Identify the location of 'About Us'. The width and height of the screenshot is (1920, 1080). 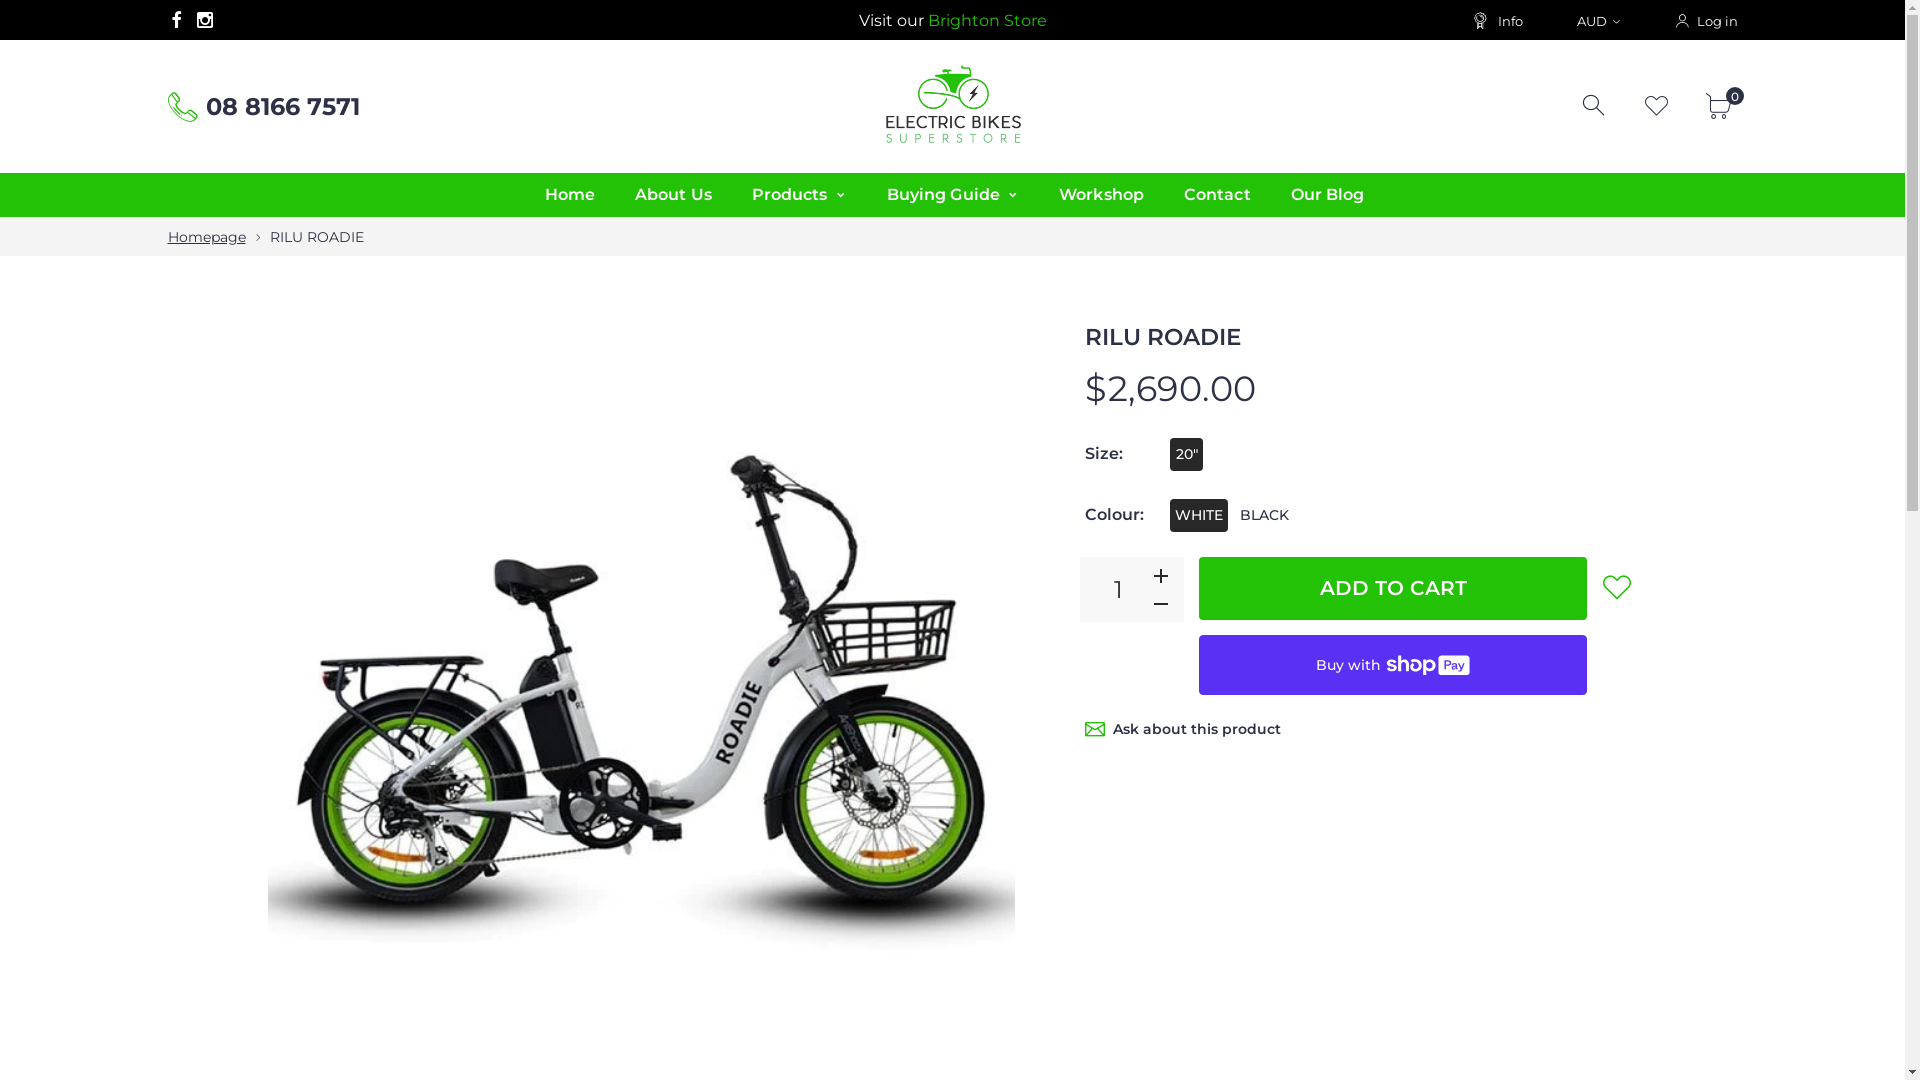
(673, 195).